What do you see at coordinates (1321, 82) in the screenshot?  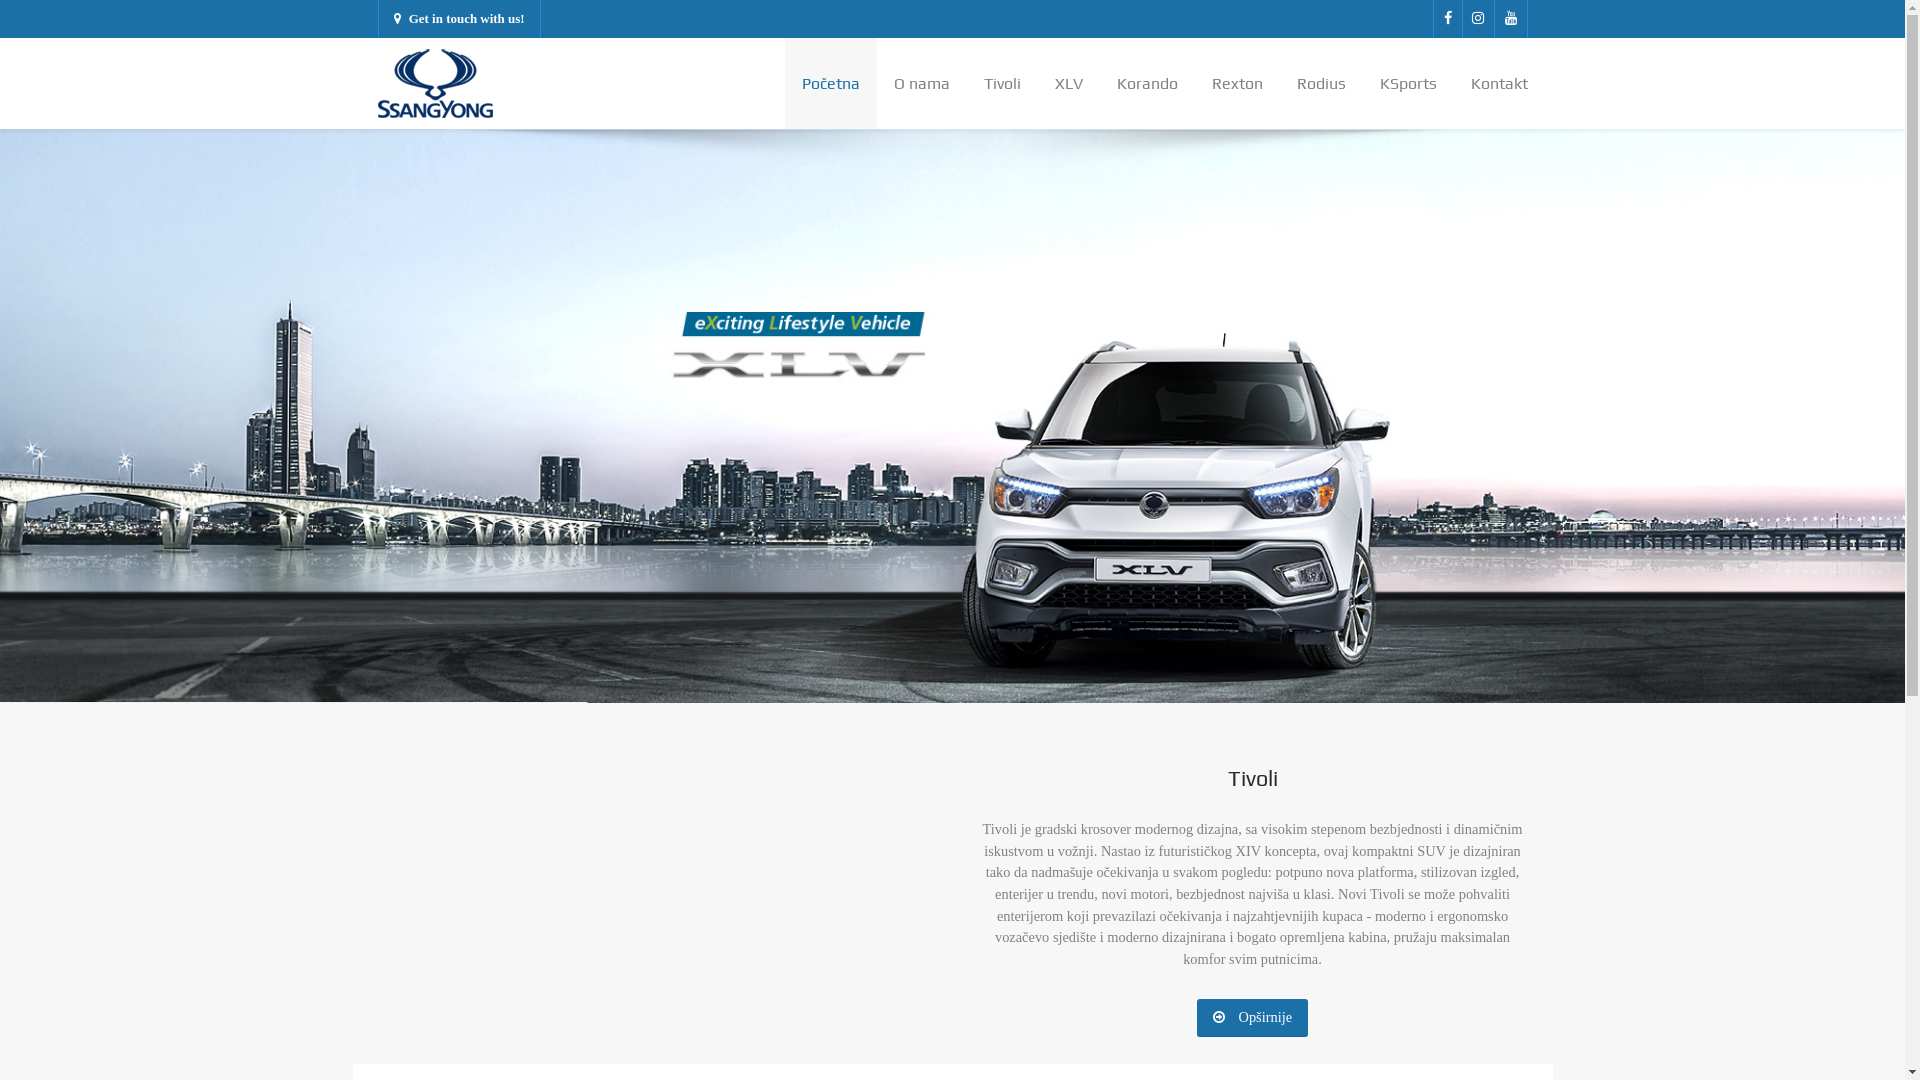 I see `'Rodius'` at bounding box center [1321, 82].